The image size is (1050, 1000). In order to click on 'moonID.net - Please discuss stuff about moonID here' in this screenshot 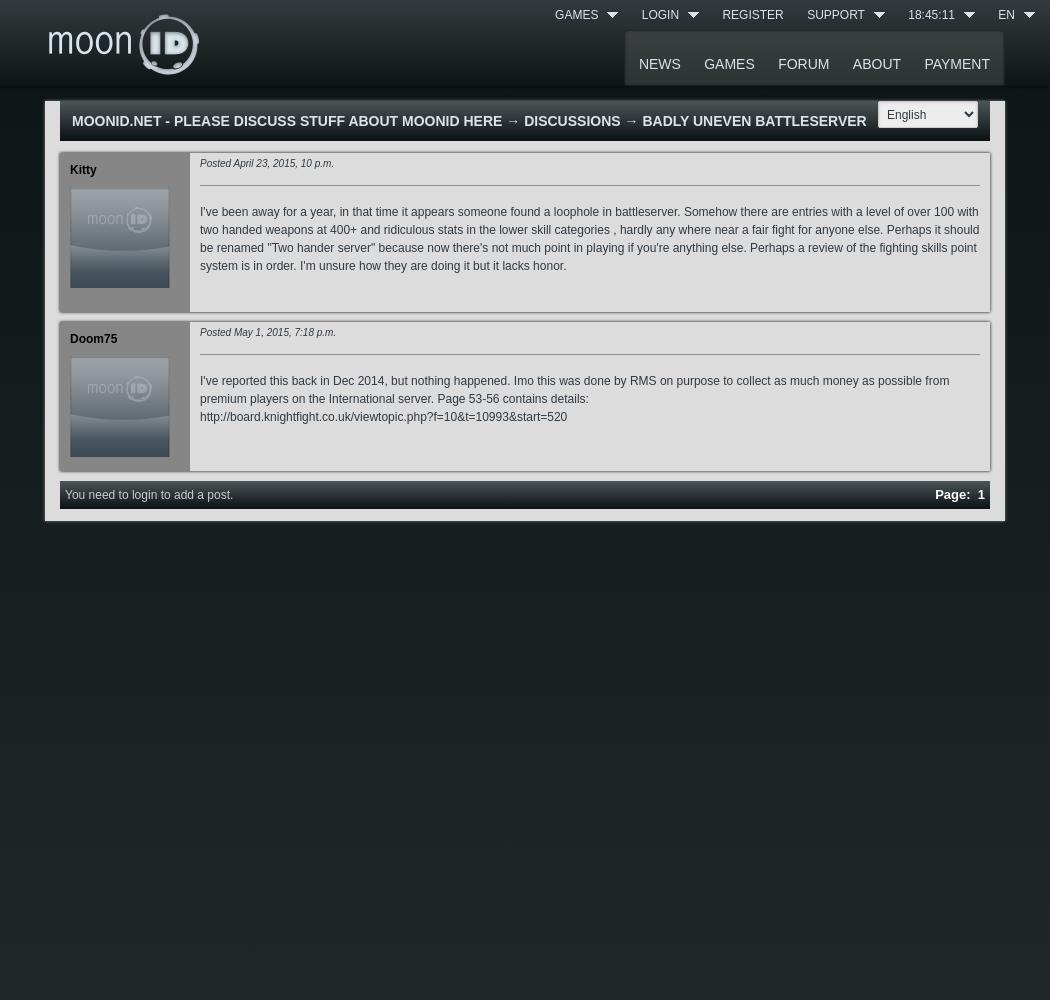, I will do `click(285, 120)`.